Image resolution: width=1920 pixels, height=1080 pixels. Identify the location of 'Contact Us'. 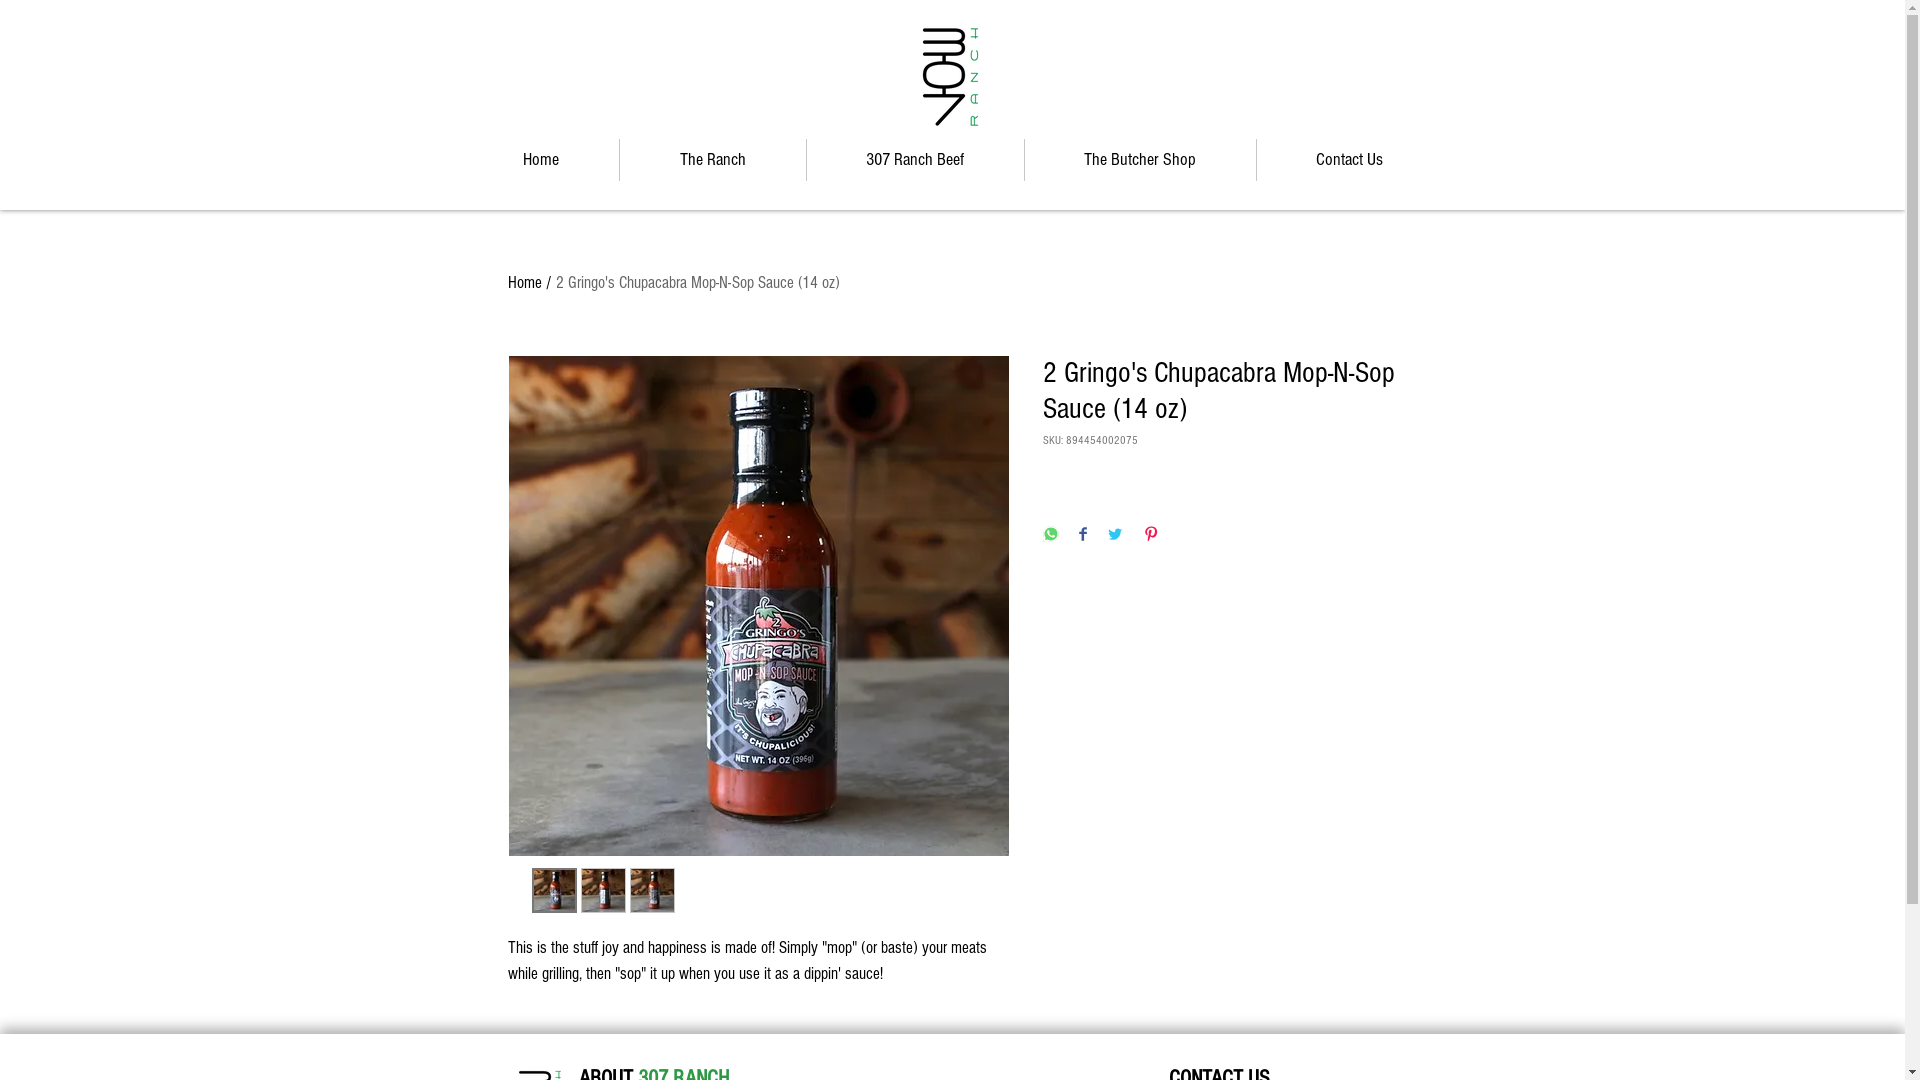
(1348, 158).